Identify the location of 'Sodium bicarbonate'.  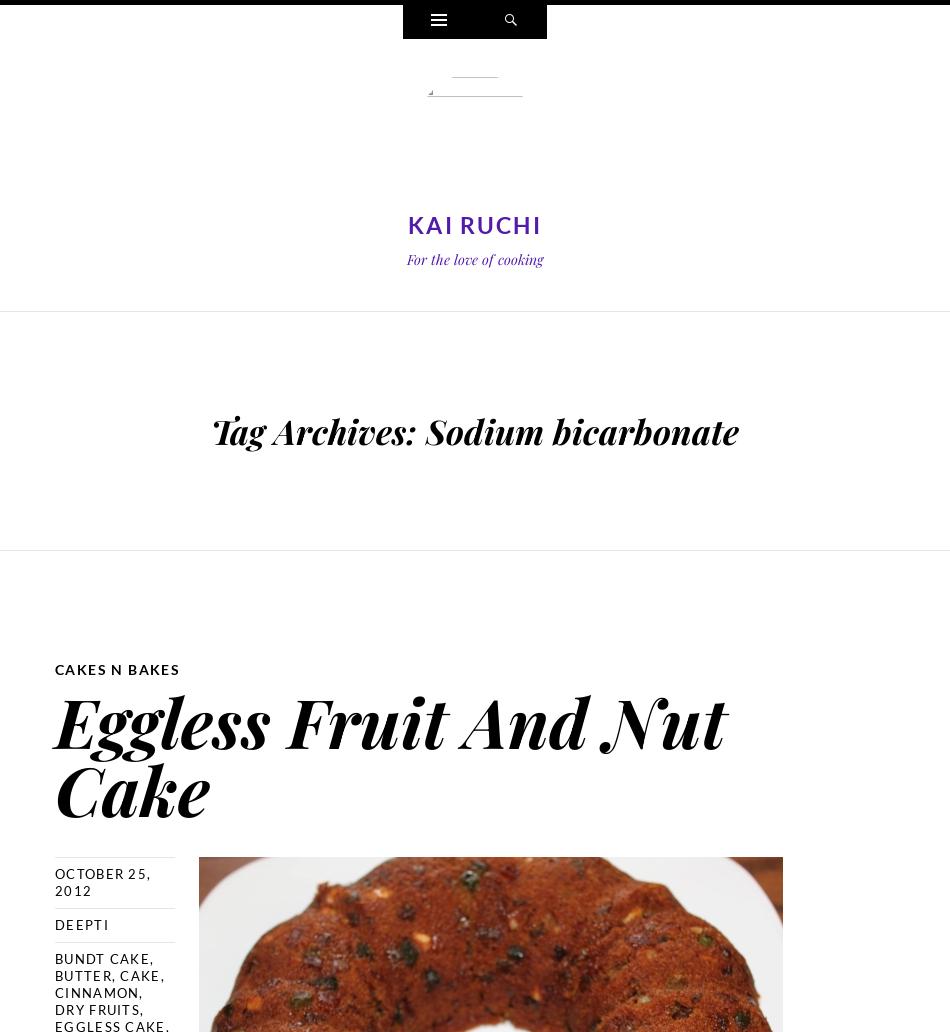
(424, 429).